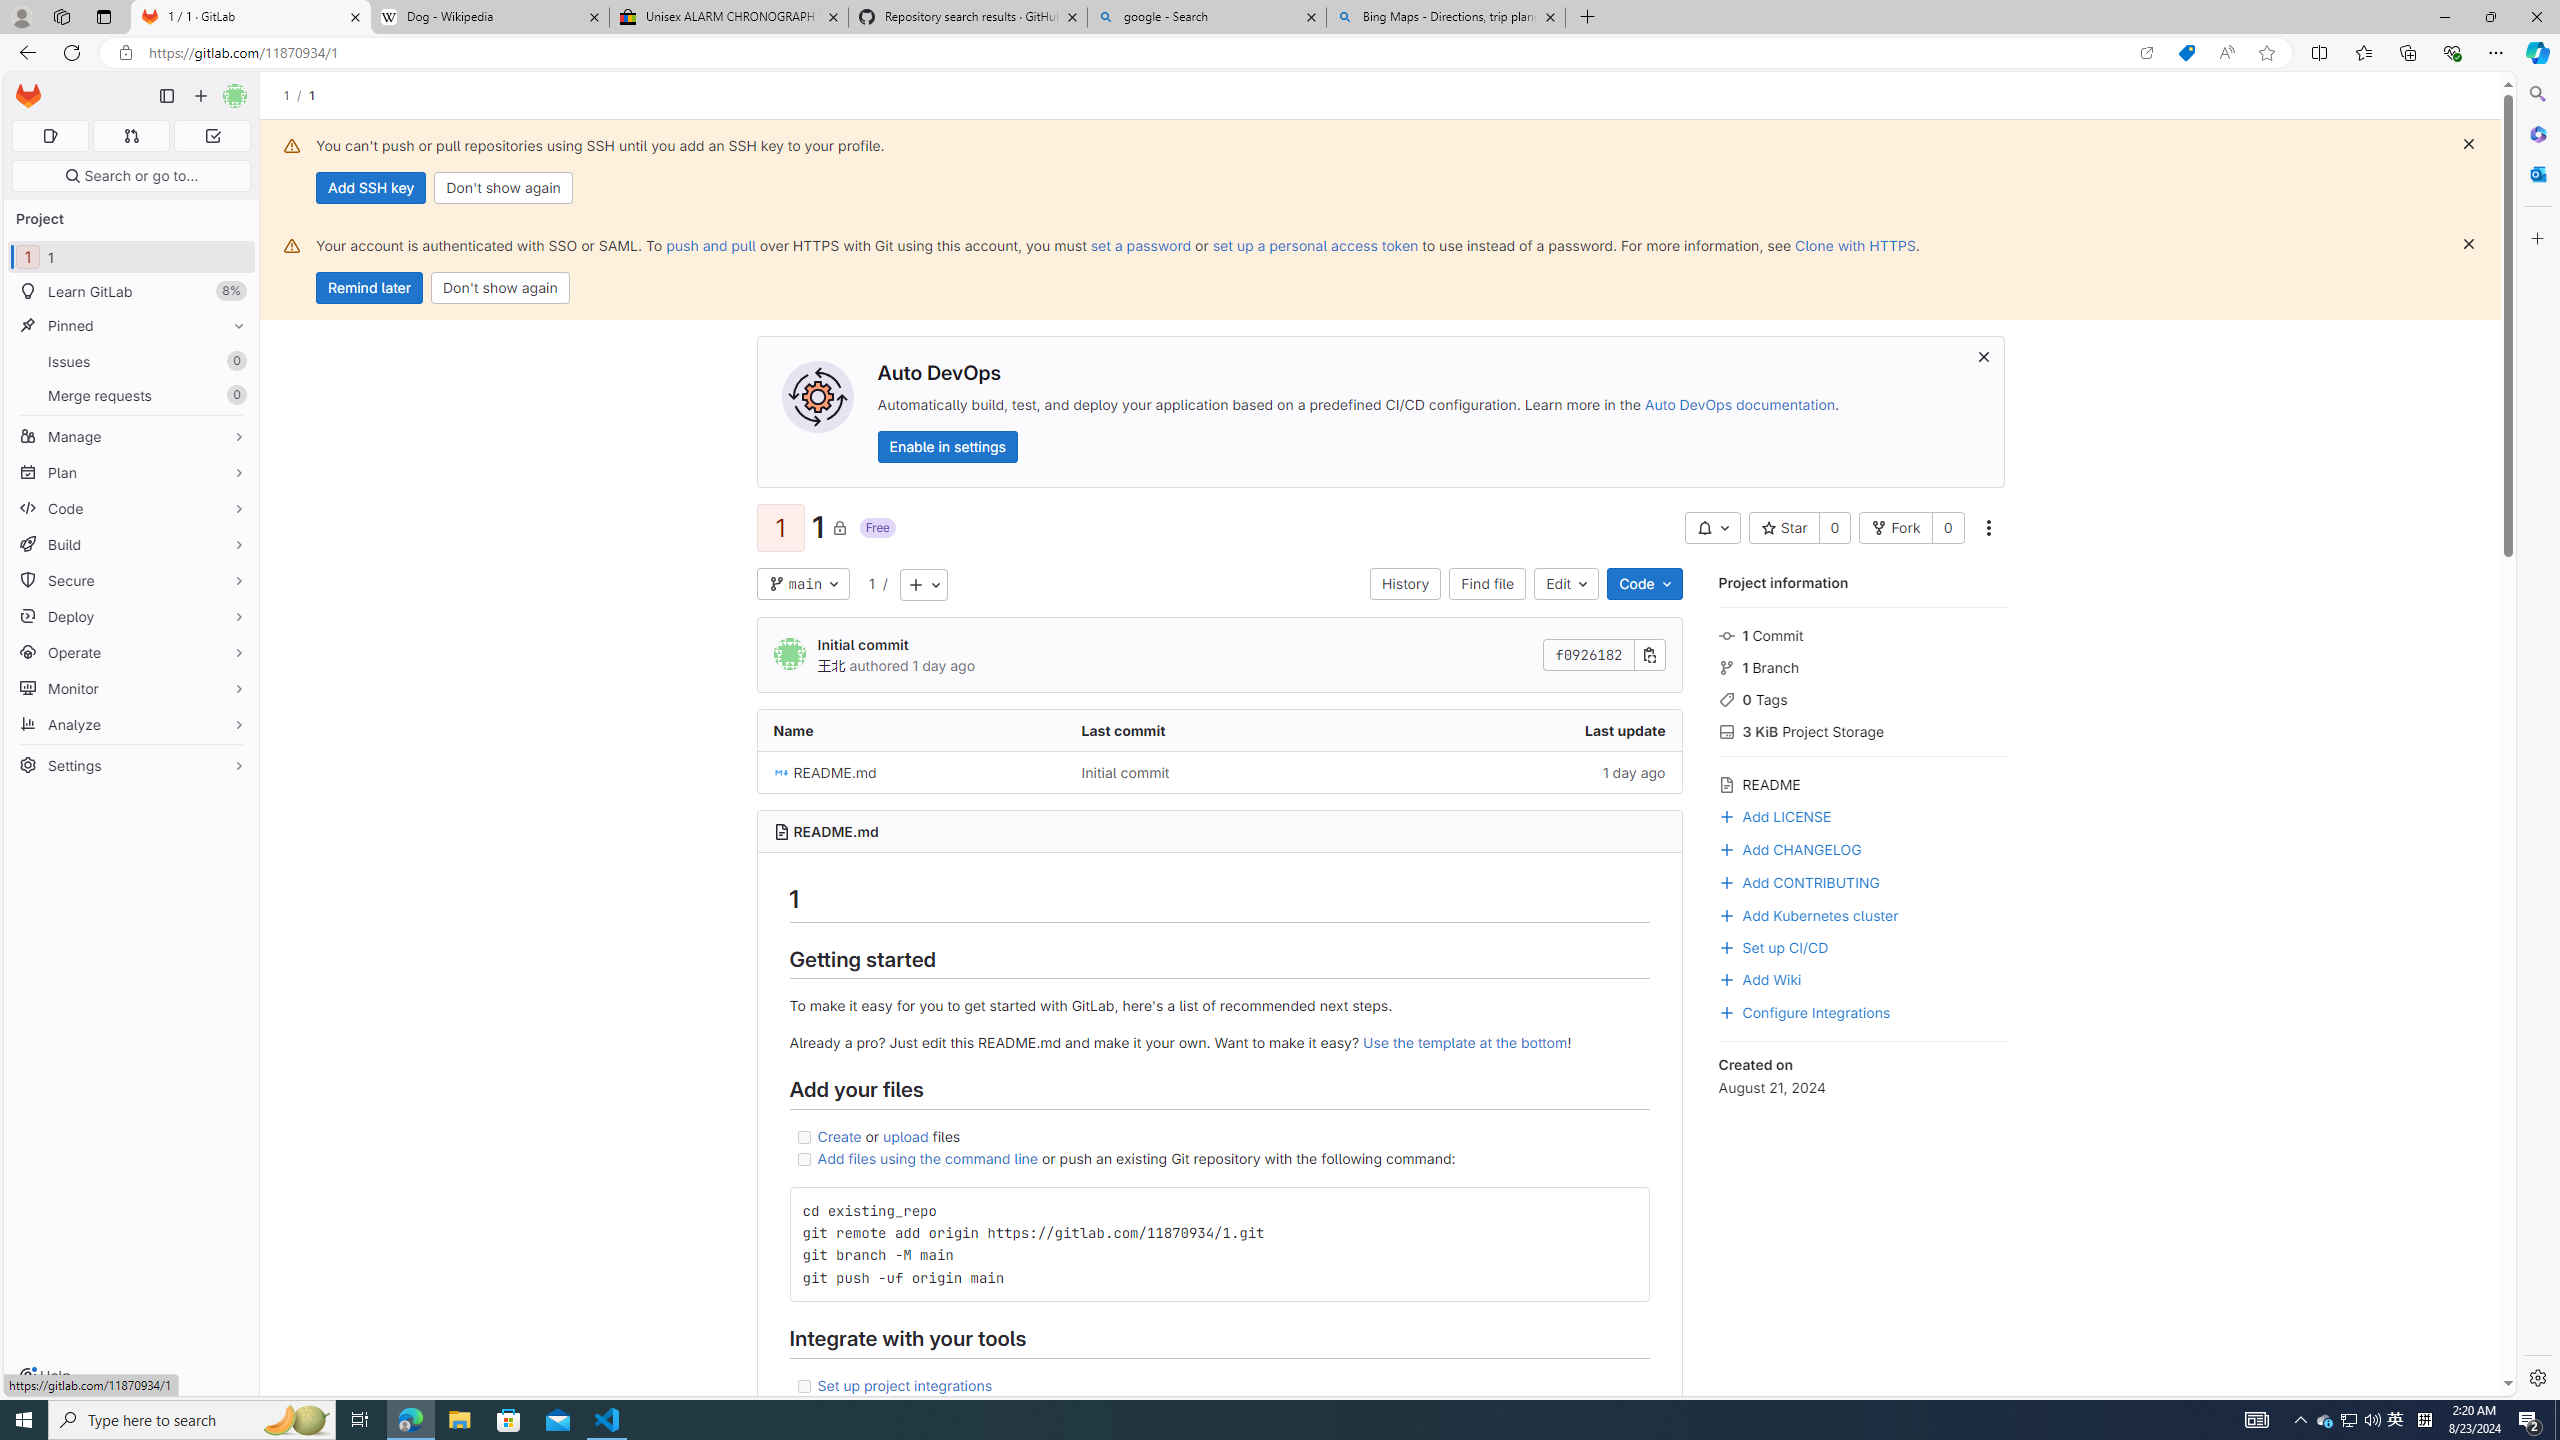 Image resolution: width=2560 pixels, height=1440 pixels. What do you see at coordinates (130, 394) in the screenshot?
I see `'Merge requests 0'` at bounding box center [130, 394].